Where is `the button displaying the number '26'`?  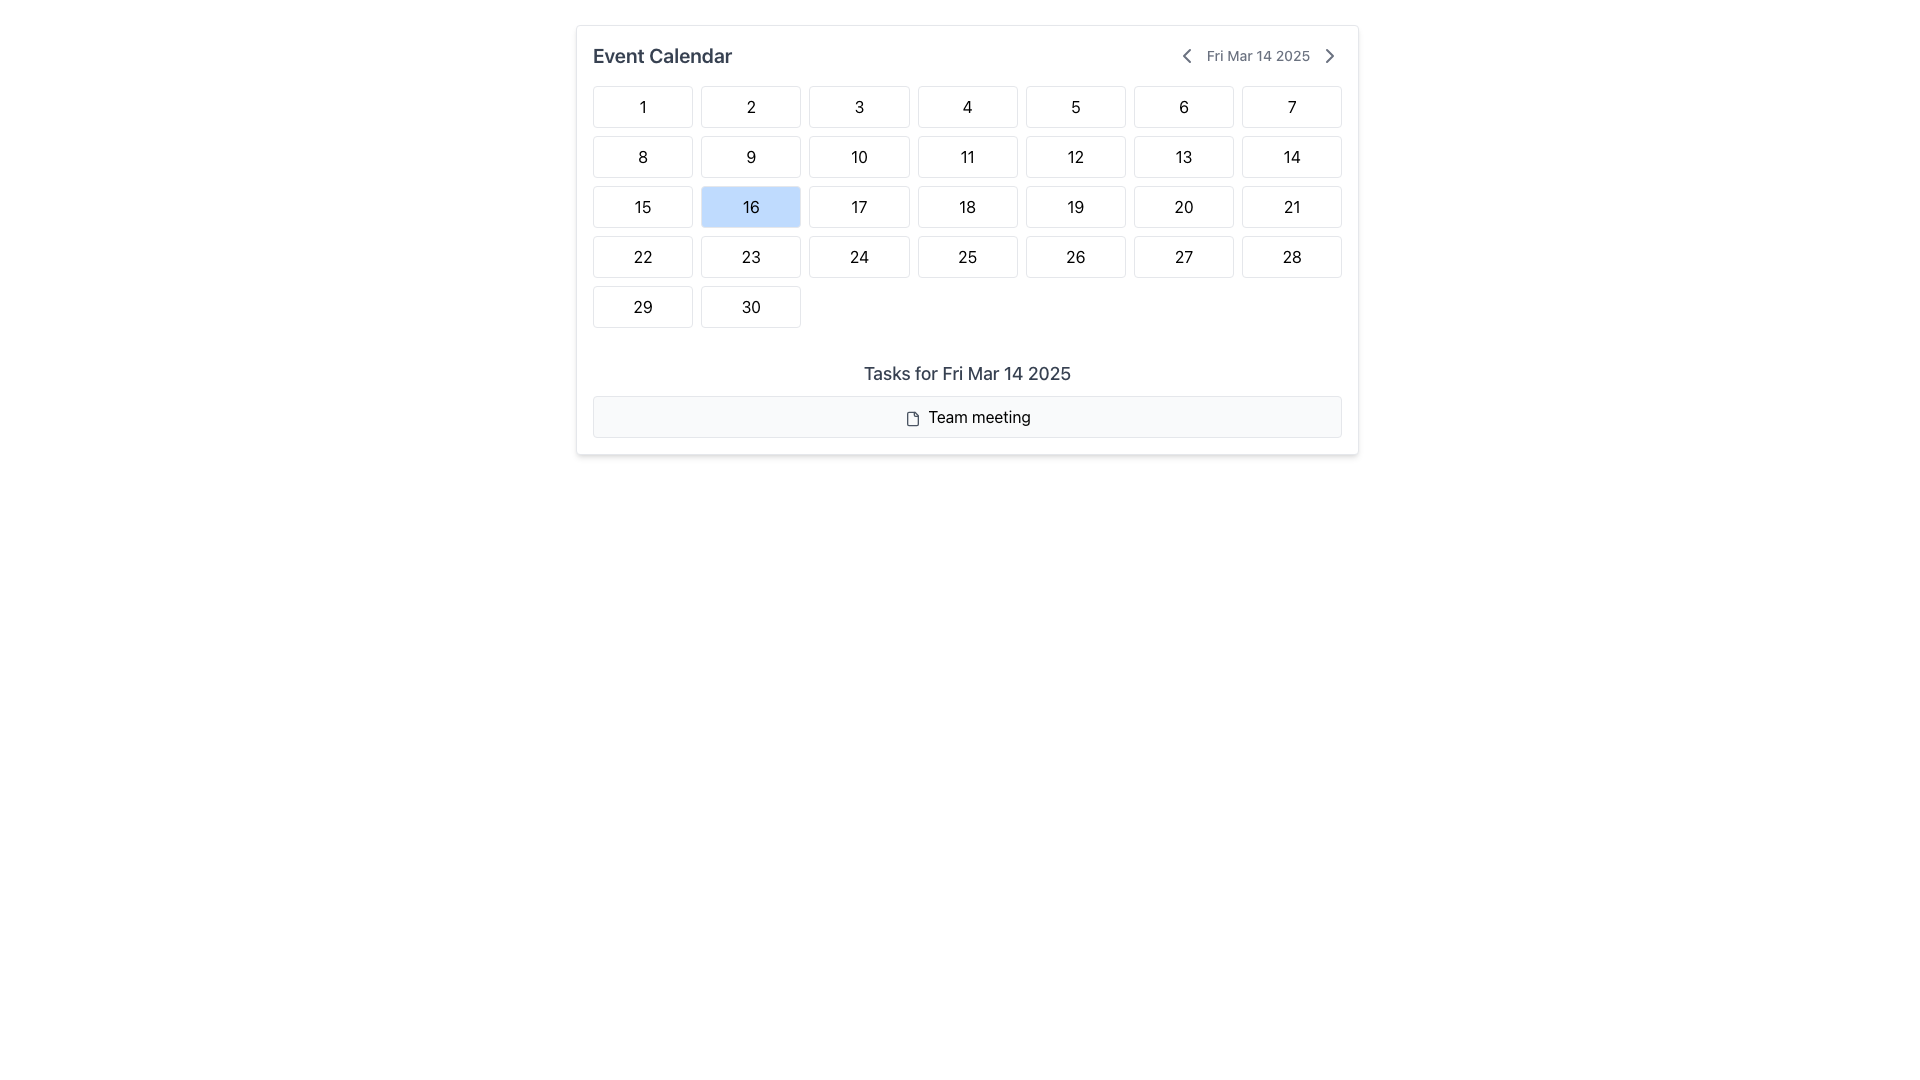
the button displaying the number '26' is located at coordinates (1074, 256).